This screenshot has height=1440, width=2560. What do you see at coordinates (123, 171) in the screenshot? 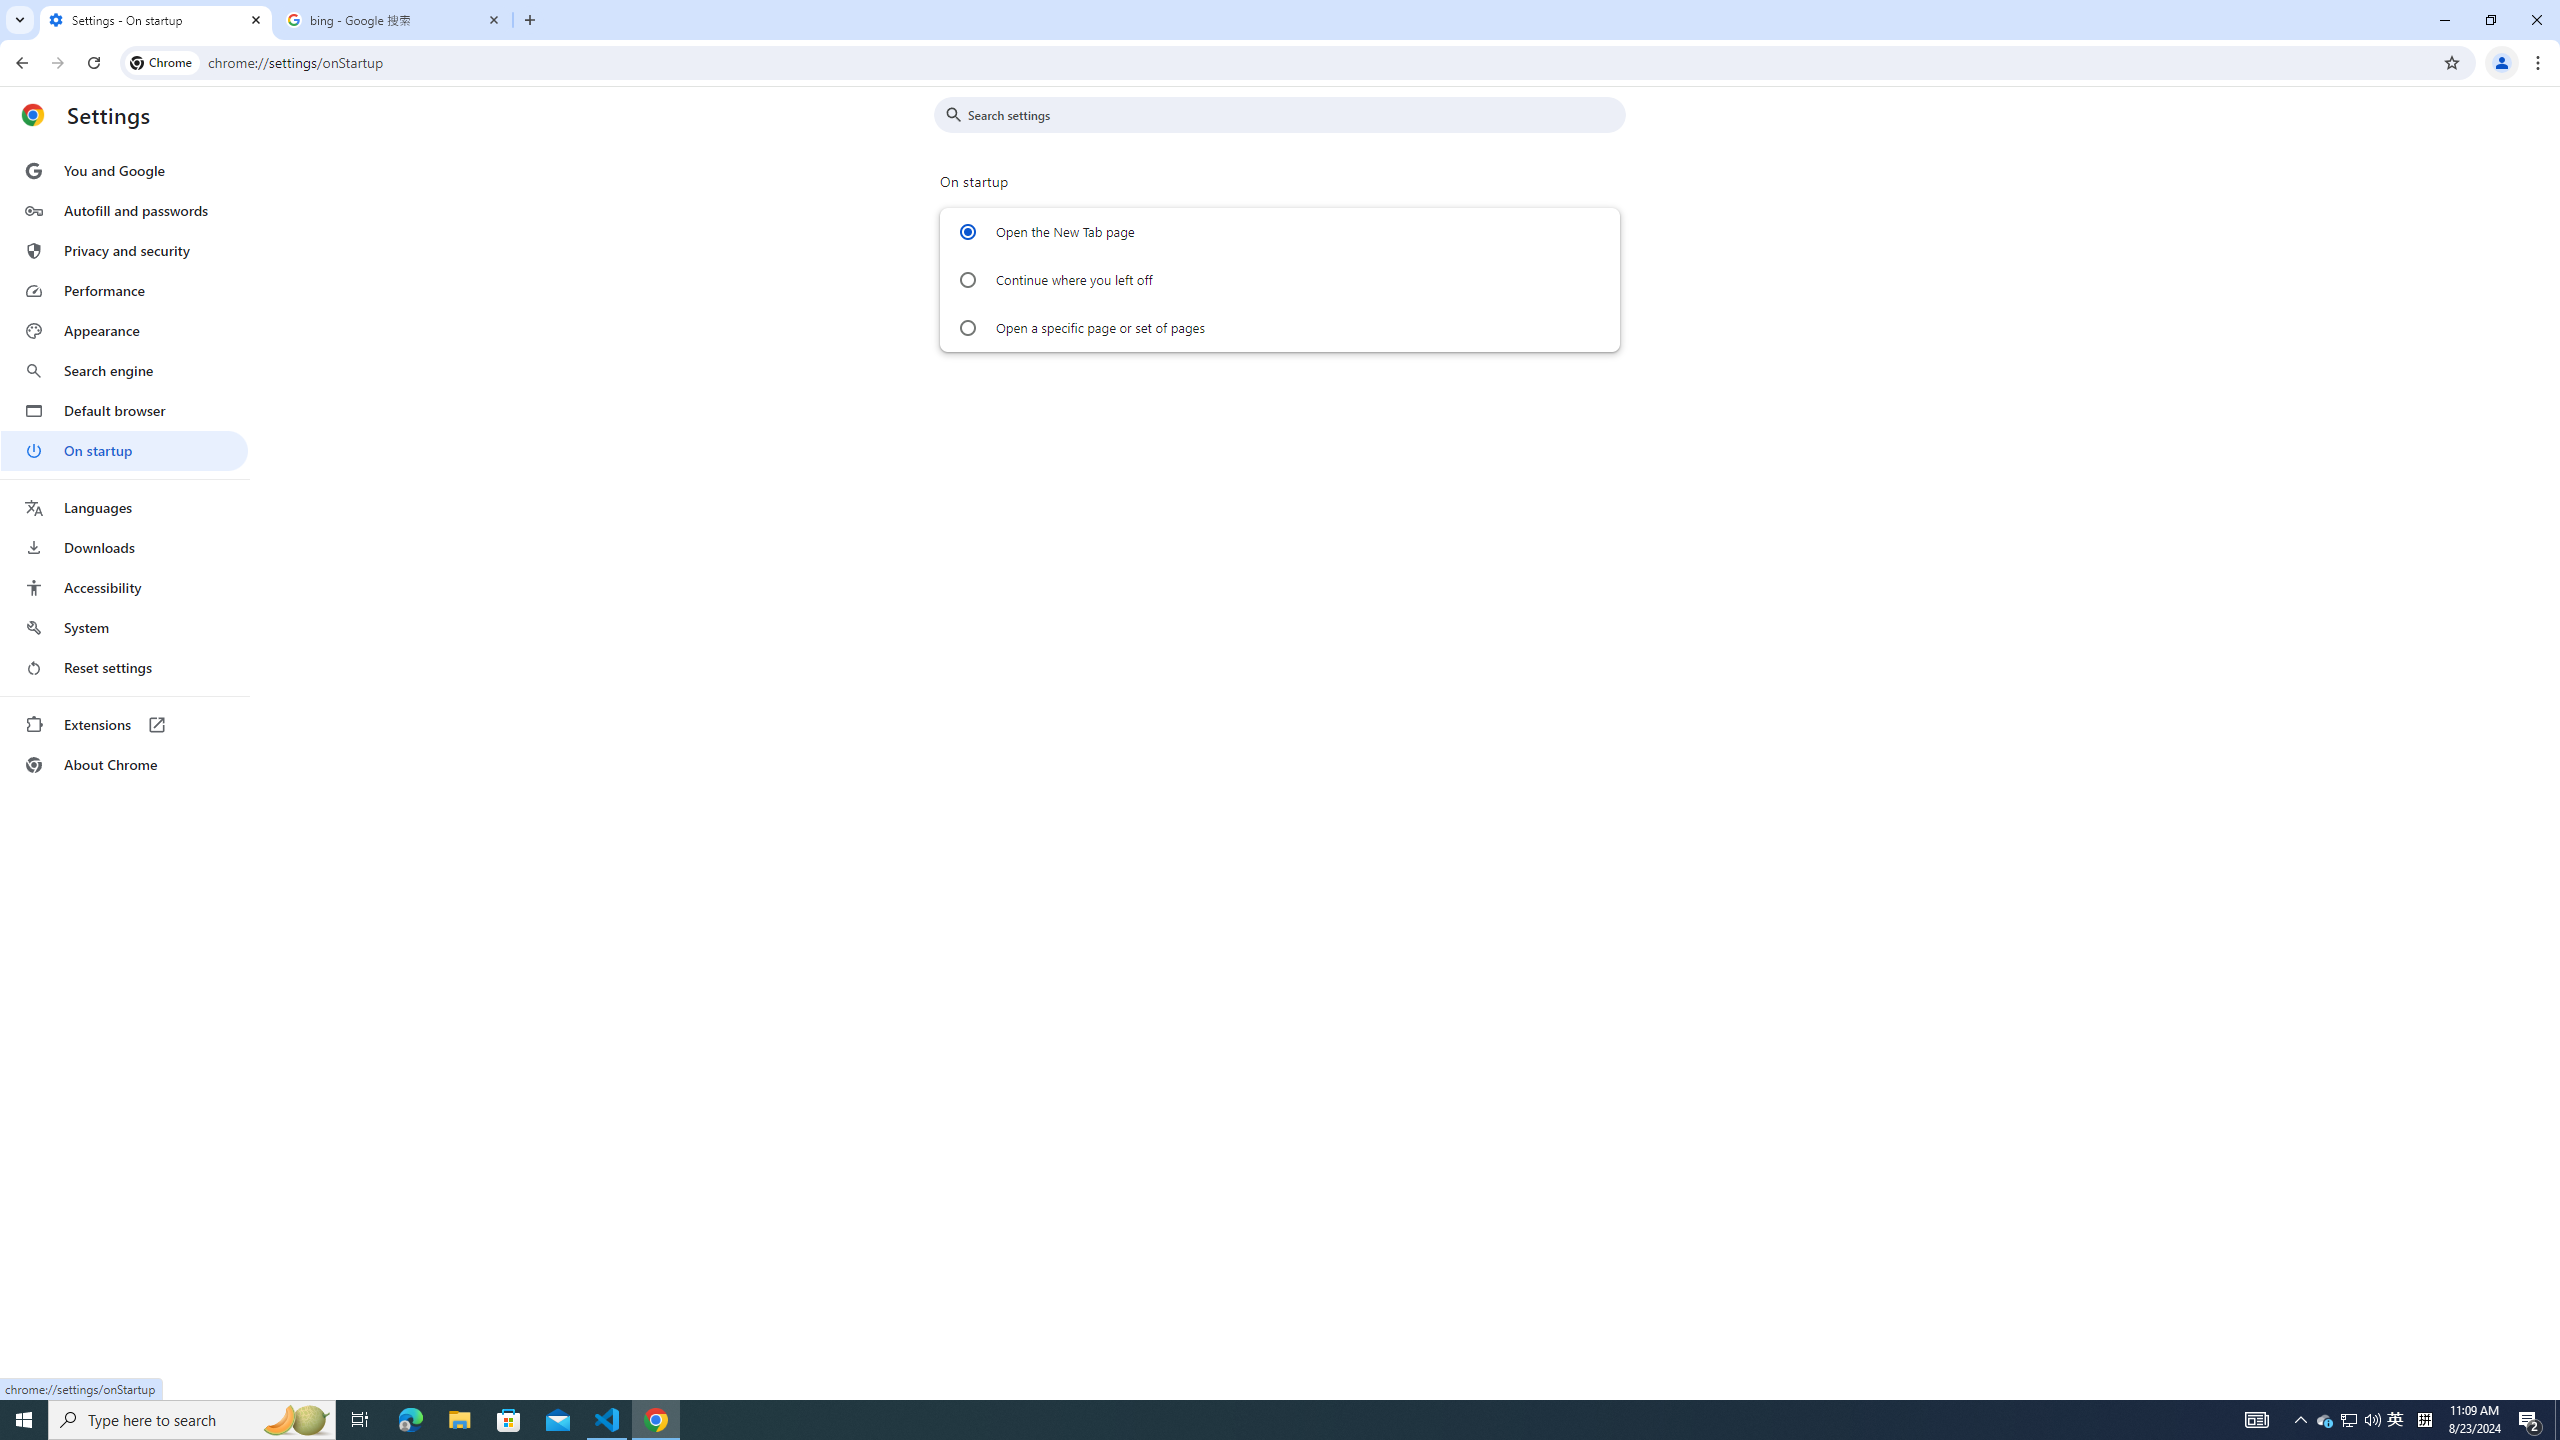
I see `'You and Google'` at bounding box center [123, 171].